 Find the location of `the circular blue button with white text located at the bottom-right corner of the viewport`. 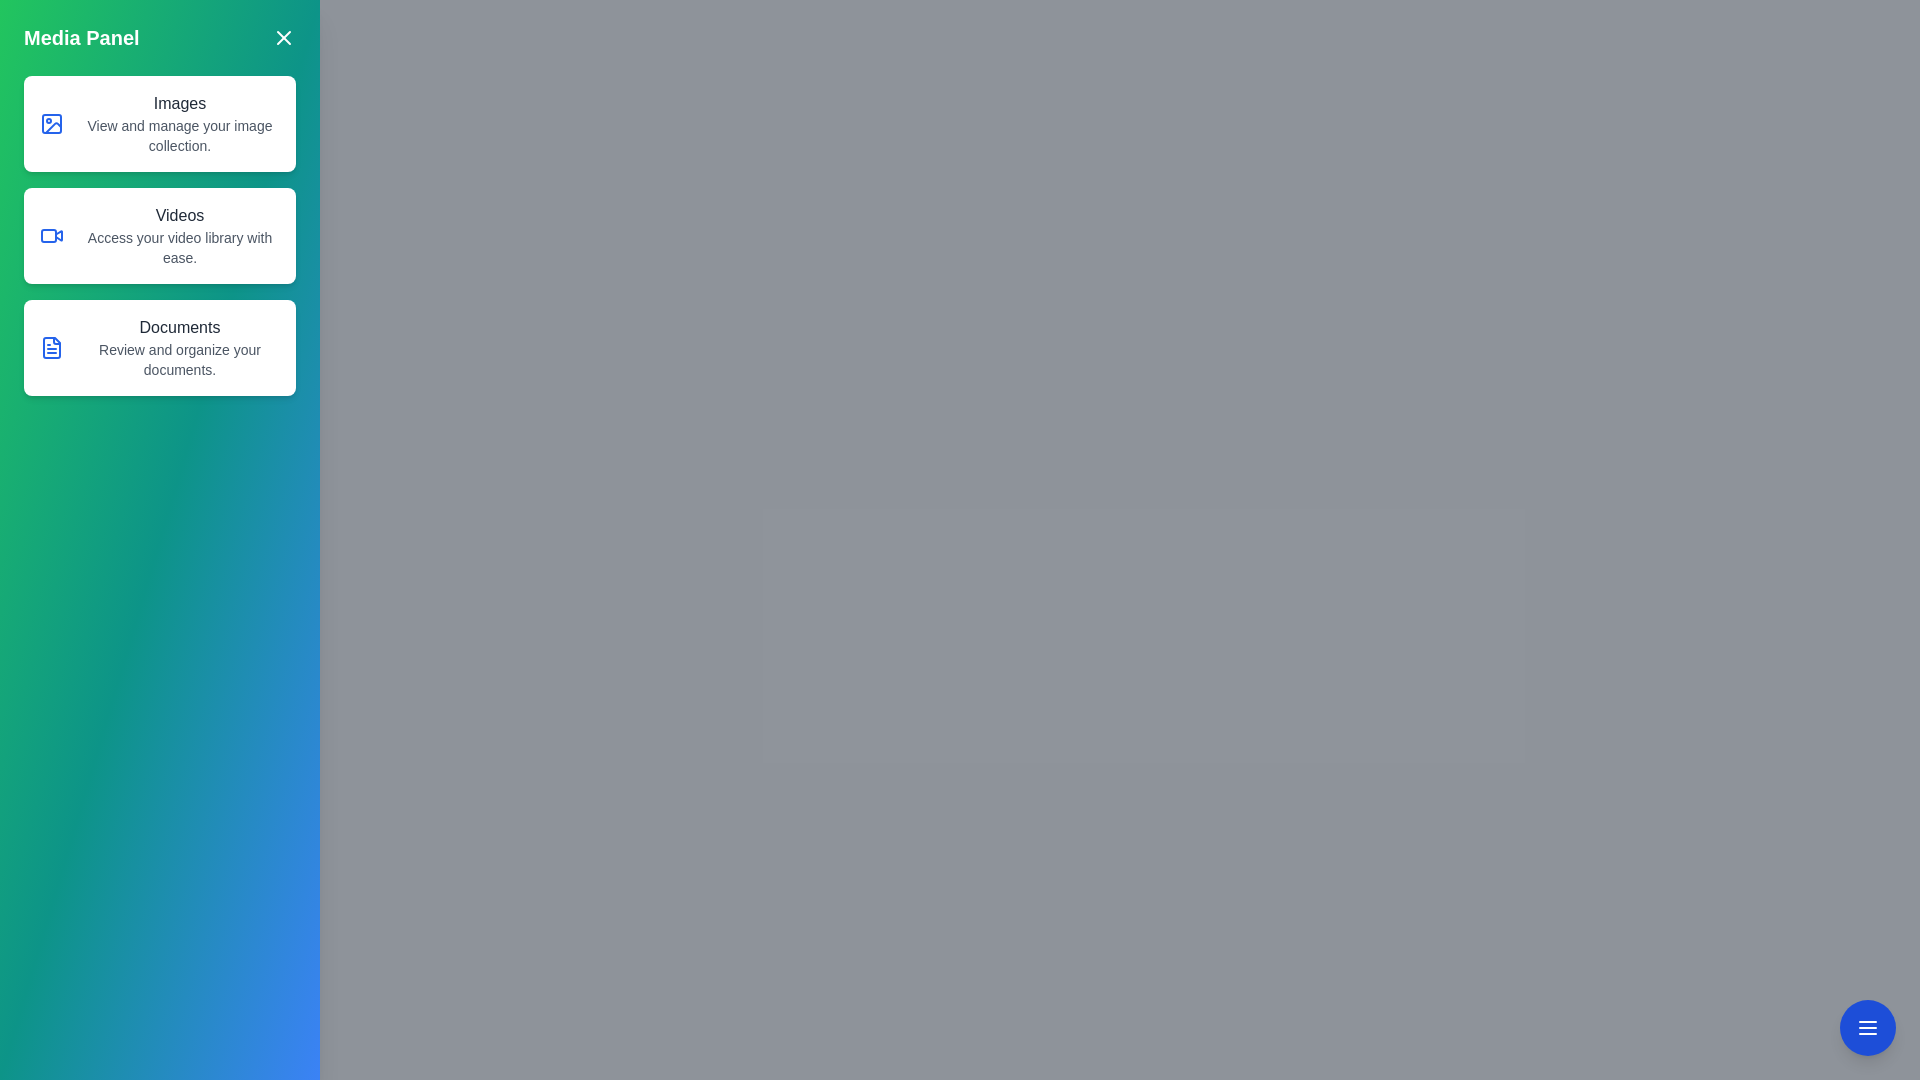

the circular blue button with white text located at the bottom-right corner of the viewport is located at coordinates (1866, 1028).